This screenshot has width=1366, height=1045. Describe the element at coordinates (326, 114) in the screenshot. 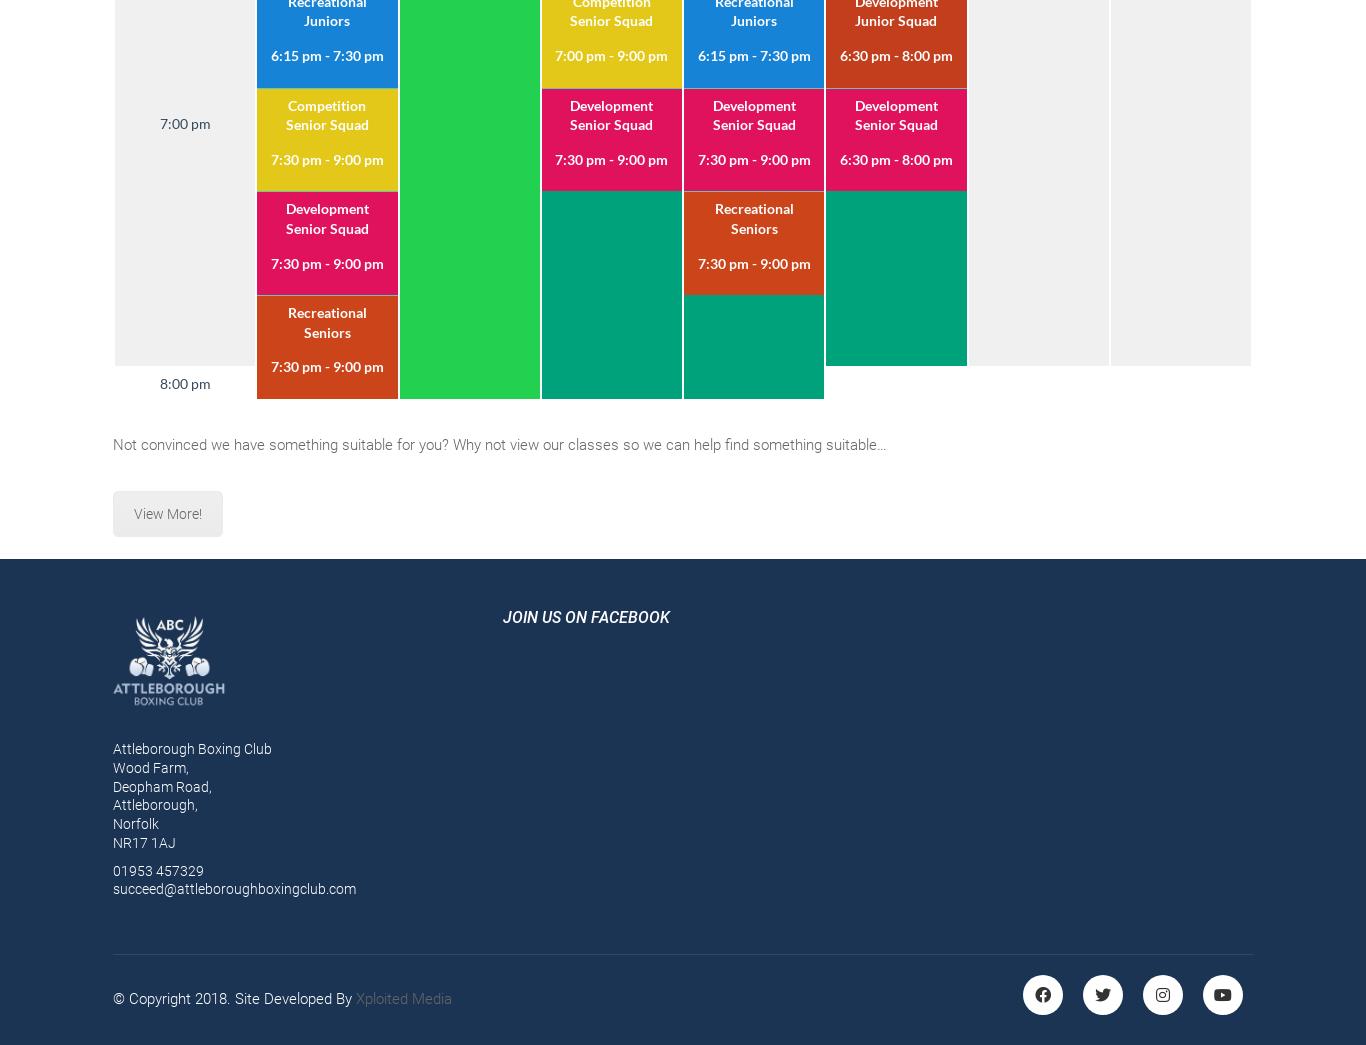

I see `'Competition Senior Squad'` at that location.